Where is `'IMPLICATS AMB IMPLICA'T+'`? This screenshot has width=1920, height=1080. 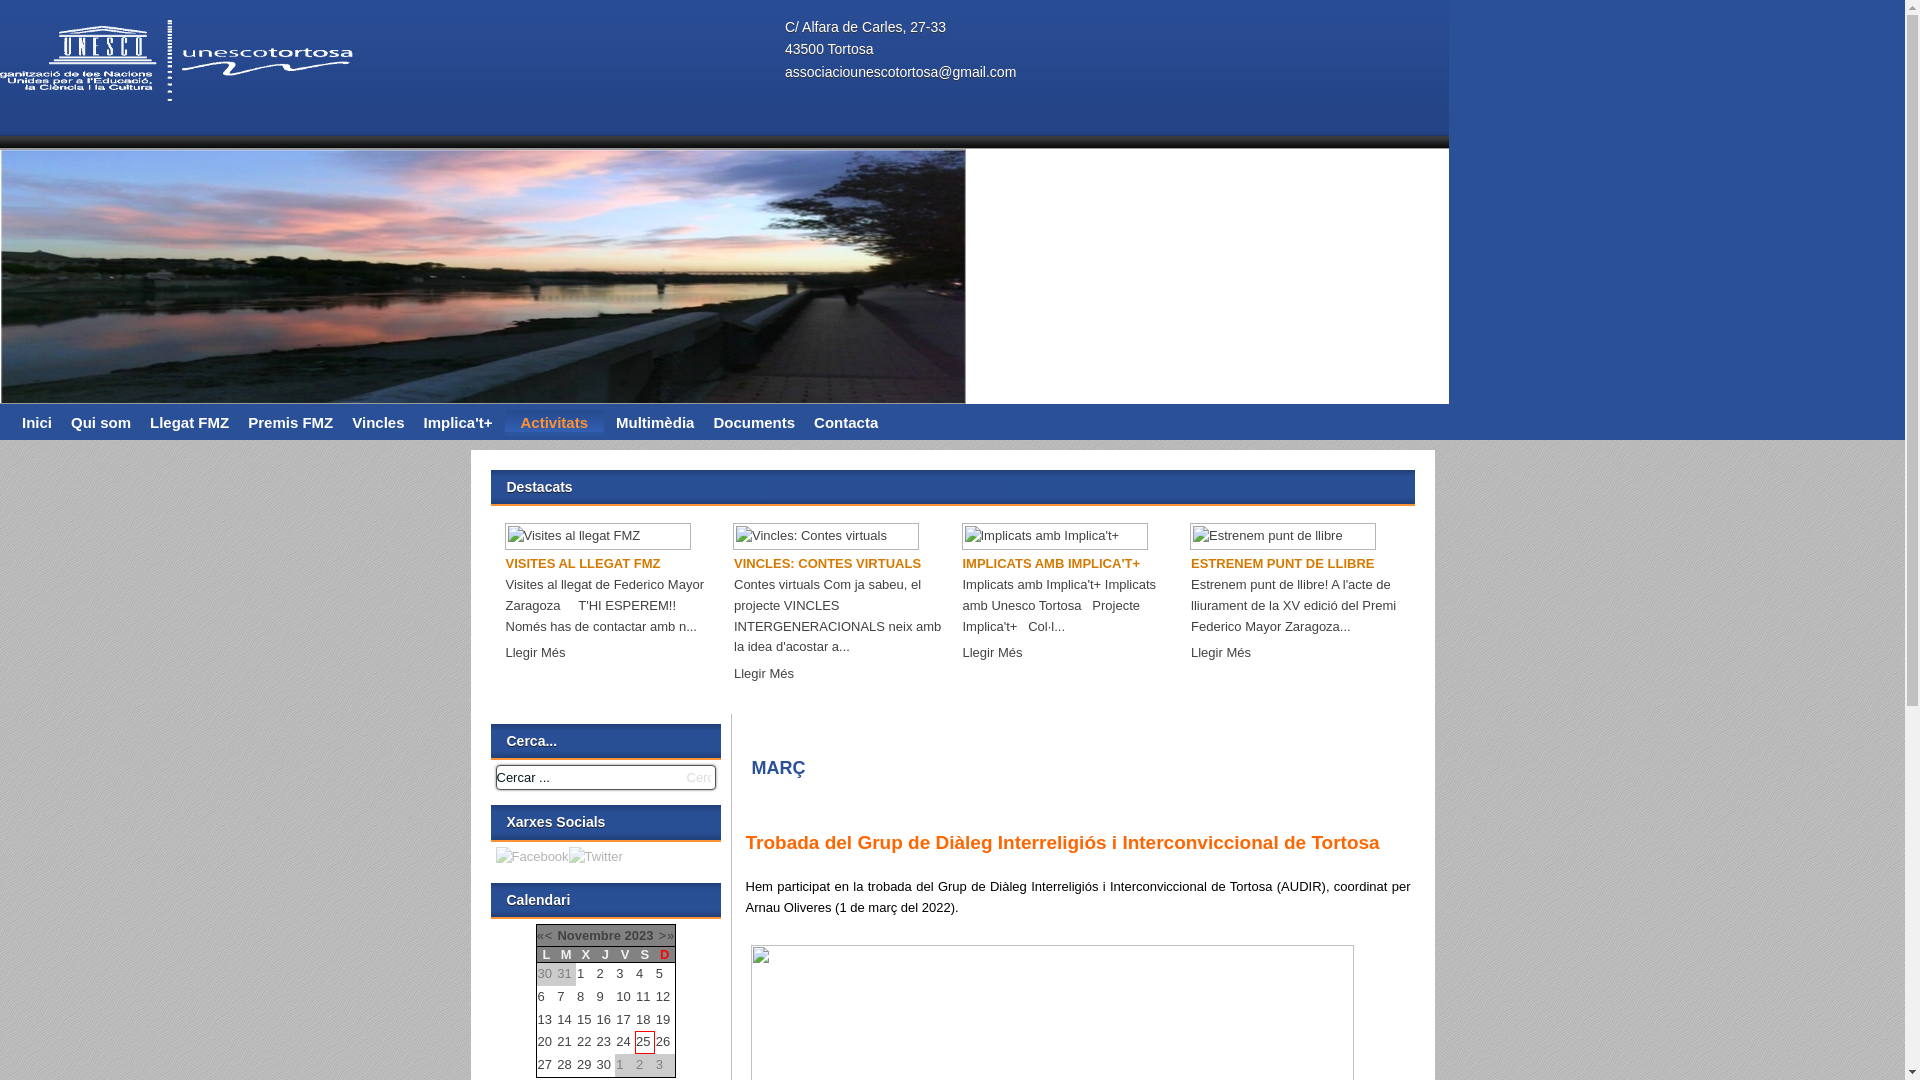 'IMPLICATS AMB IMPLICA'T+' is located at coordinates (961, 563).